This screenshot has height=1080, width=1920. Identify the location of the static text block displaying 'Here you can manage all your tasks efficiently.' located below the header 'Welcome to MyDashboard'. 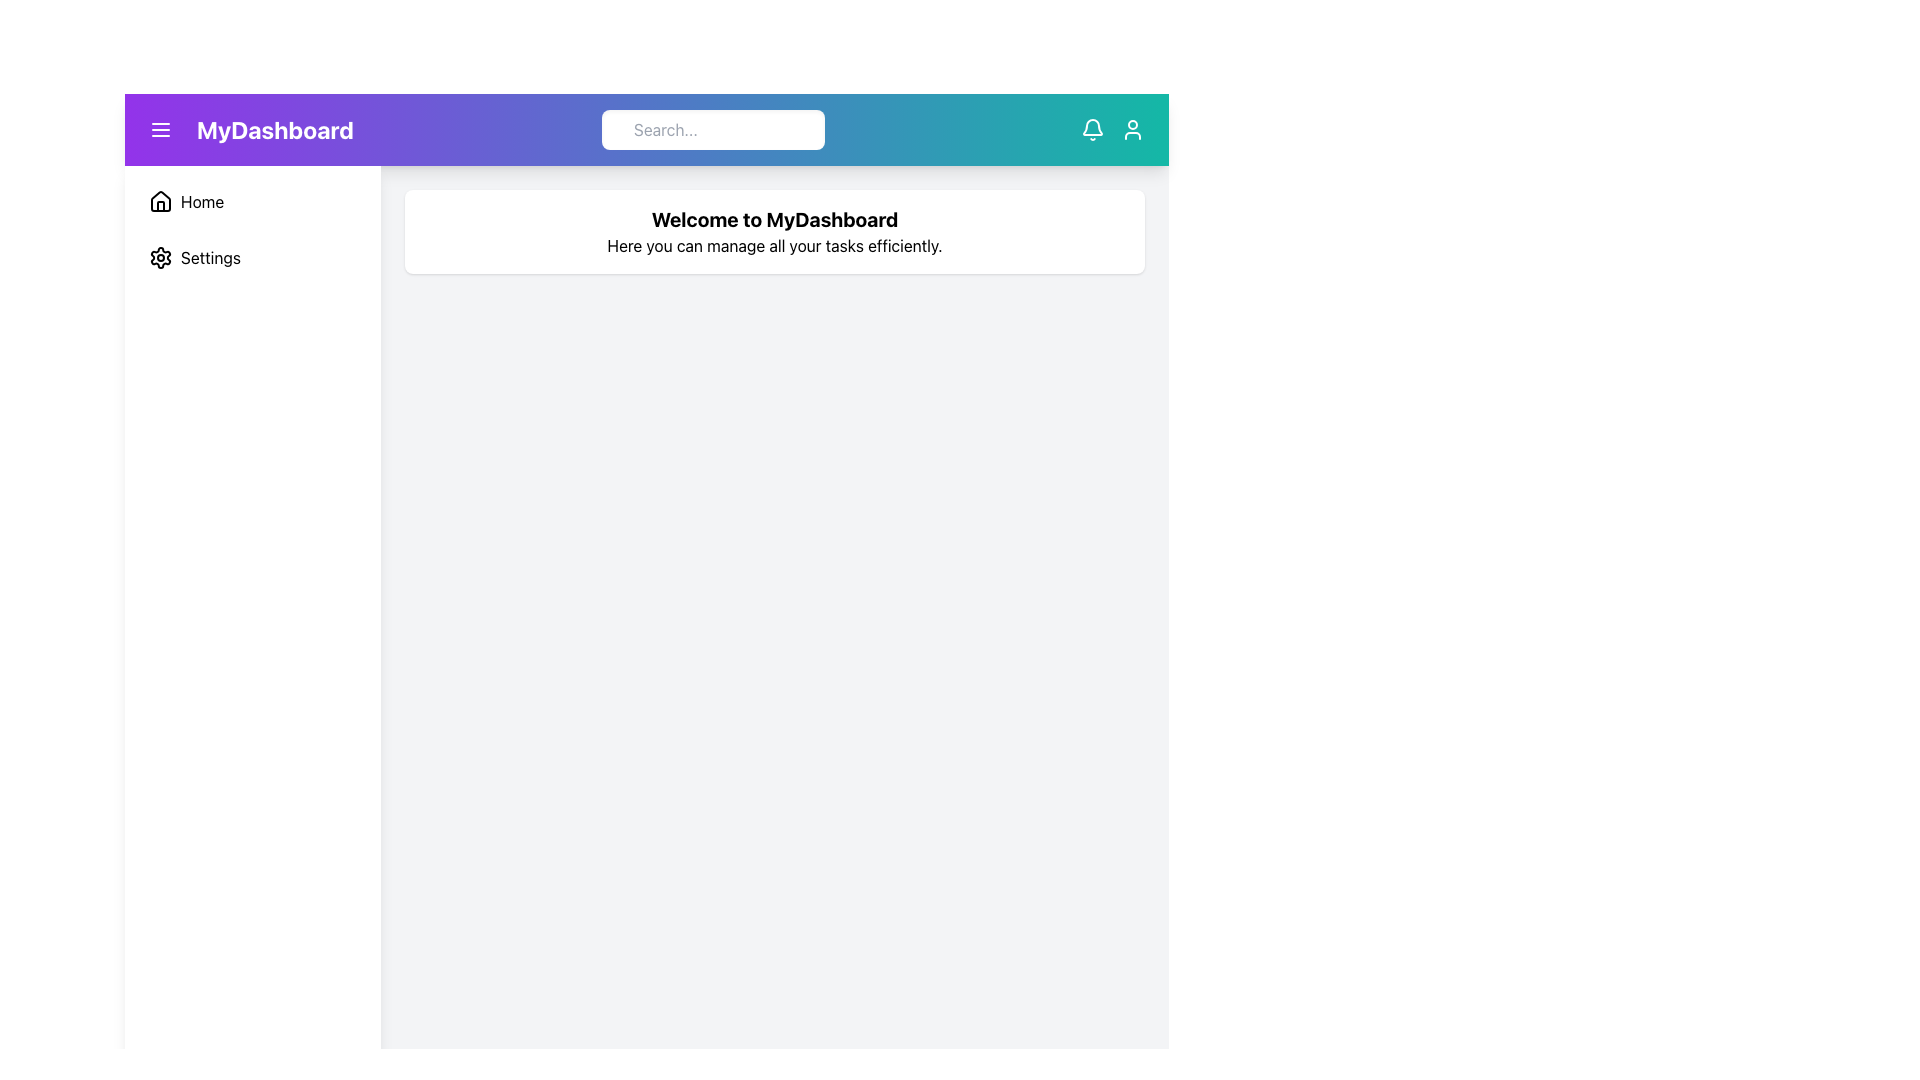
(773, 245).